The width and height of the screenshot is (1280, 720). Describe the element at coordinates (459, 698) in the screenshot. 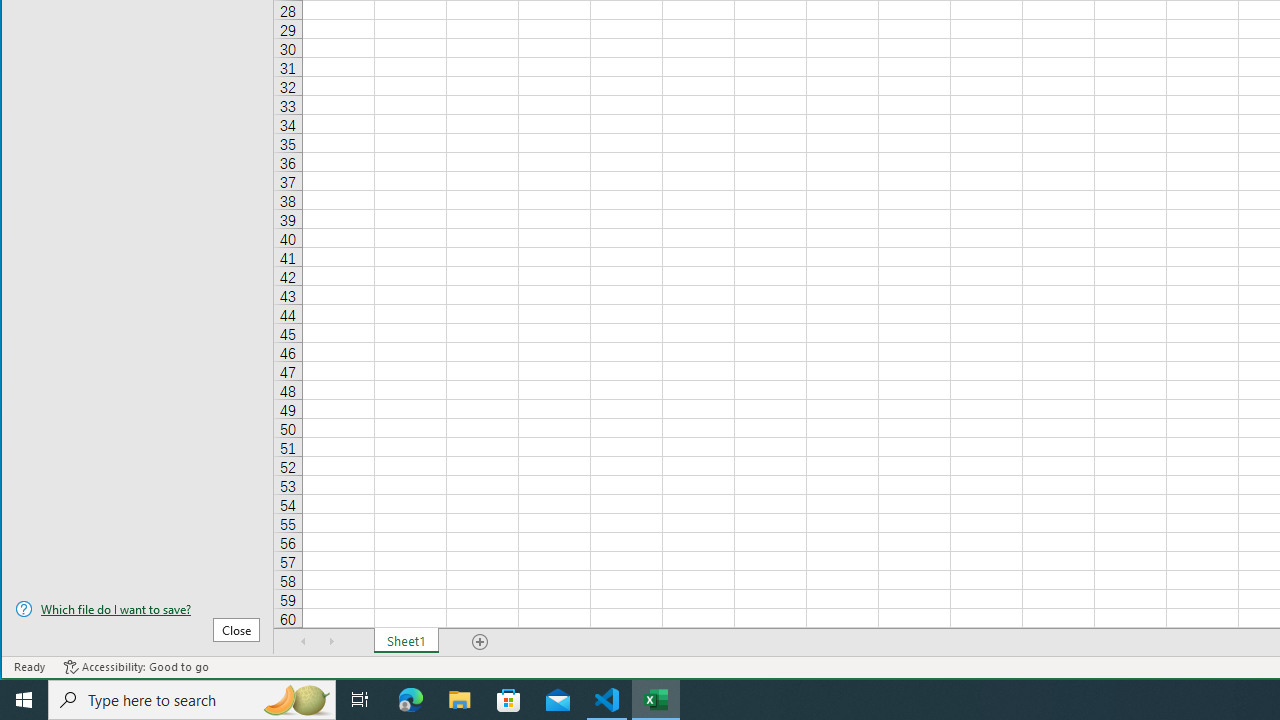

I see `'File Explorer'` at that location.